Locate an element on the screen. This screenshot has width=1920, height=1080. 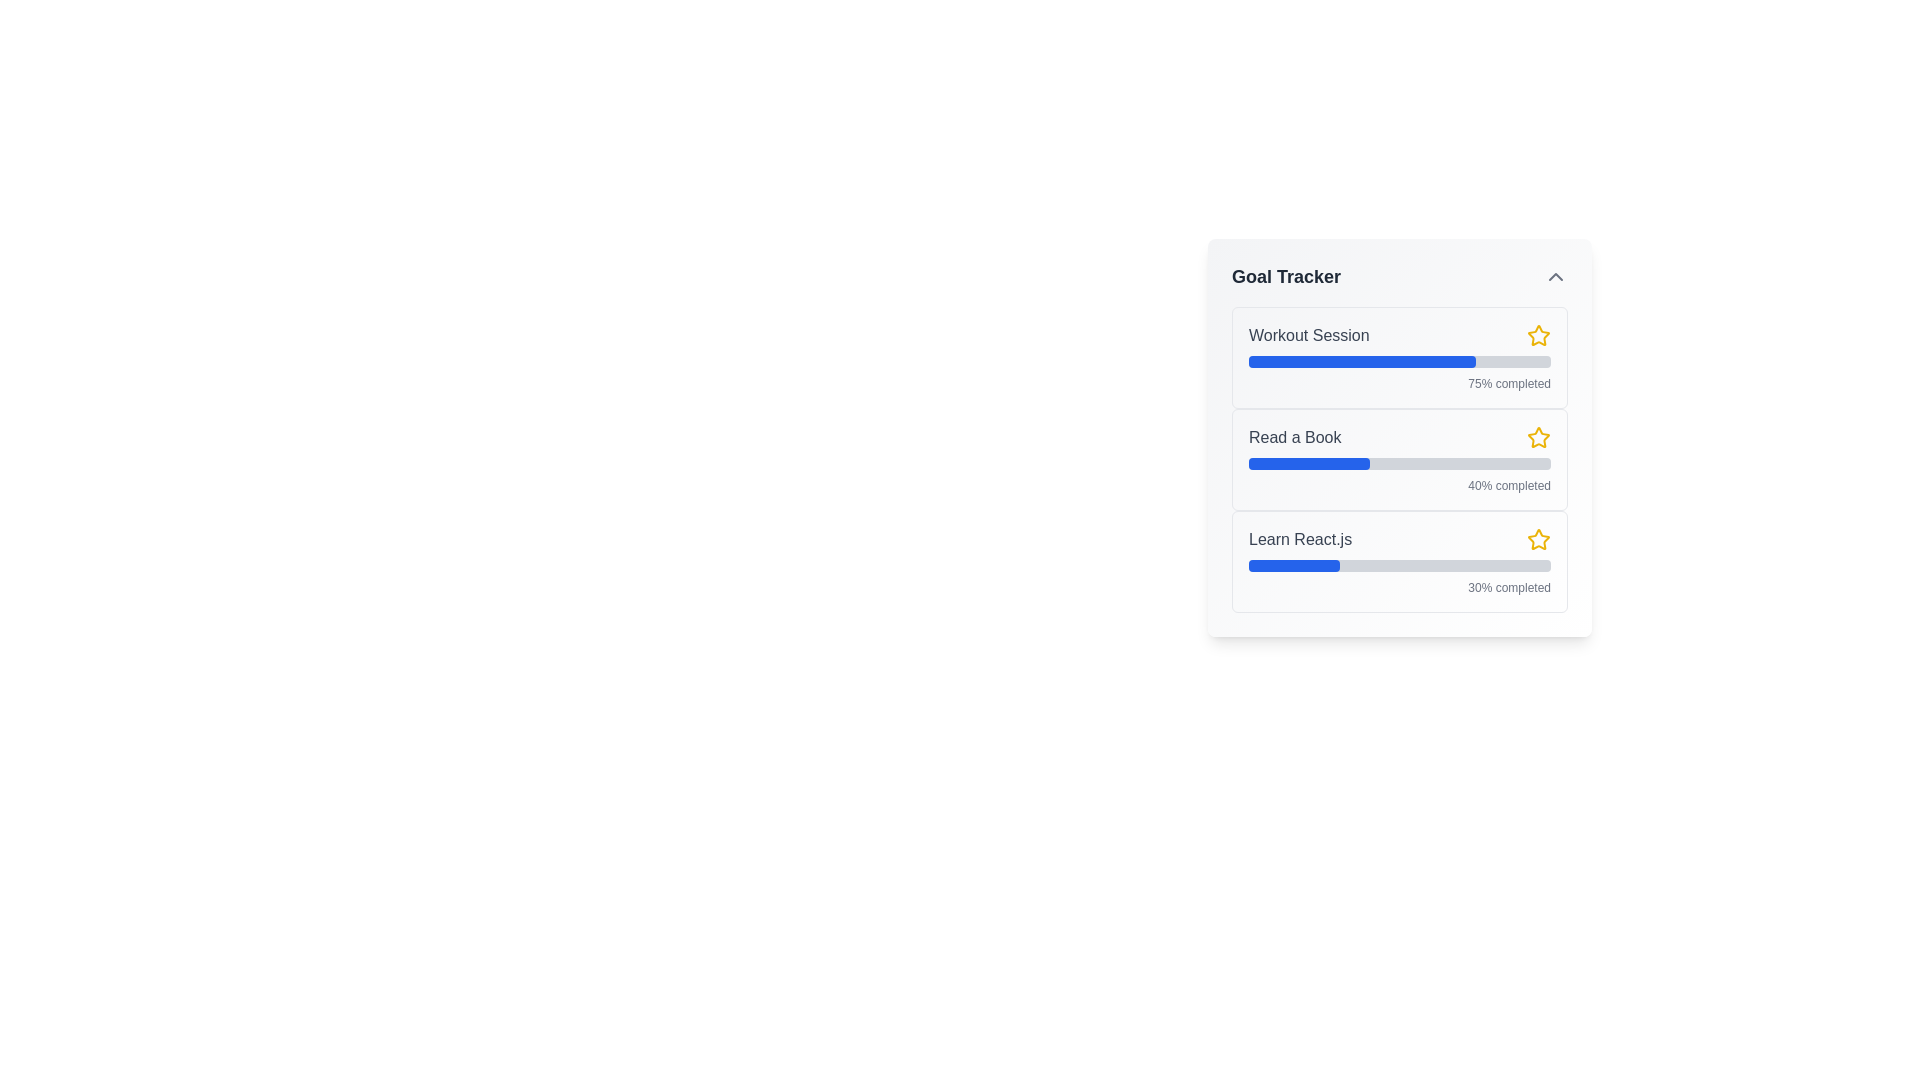
text label 'Workout Session' which is styled in a medium-weight font and gray color, located in the upper-left section above a progress bar is located at coordinates (1309, 334).